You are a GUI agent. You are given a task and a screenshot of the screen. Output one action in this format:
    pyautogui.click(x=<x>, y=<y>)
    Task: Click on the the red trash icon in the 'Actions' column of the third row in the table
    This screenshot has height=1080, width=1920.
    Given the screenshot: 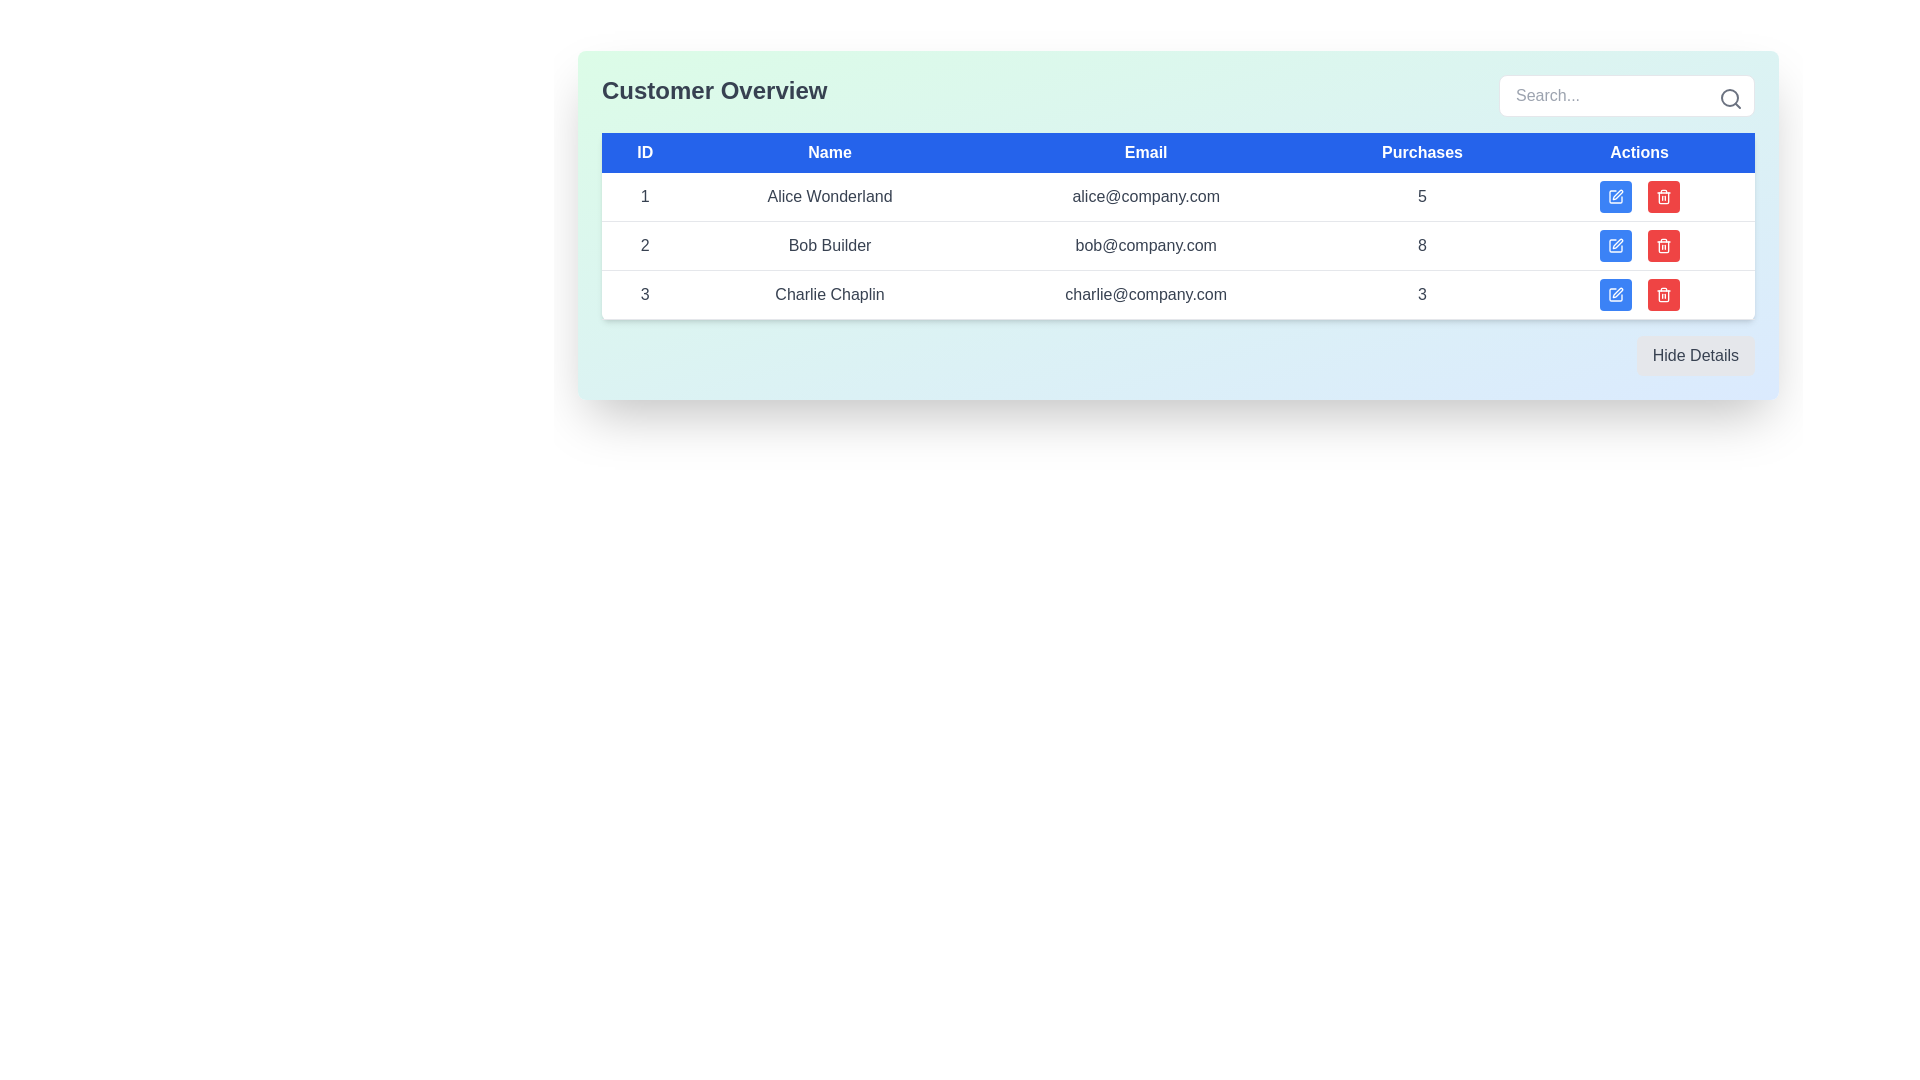 What is the action you would take?
    pyautogui.click(x=1663, y=245)
    